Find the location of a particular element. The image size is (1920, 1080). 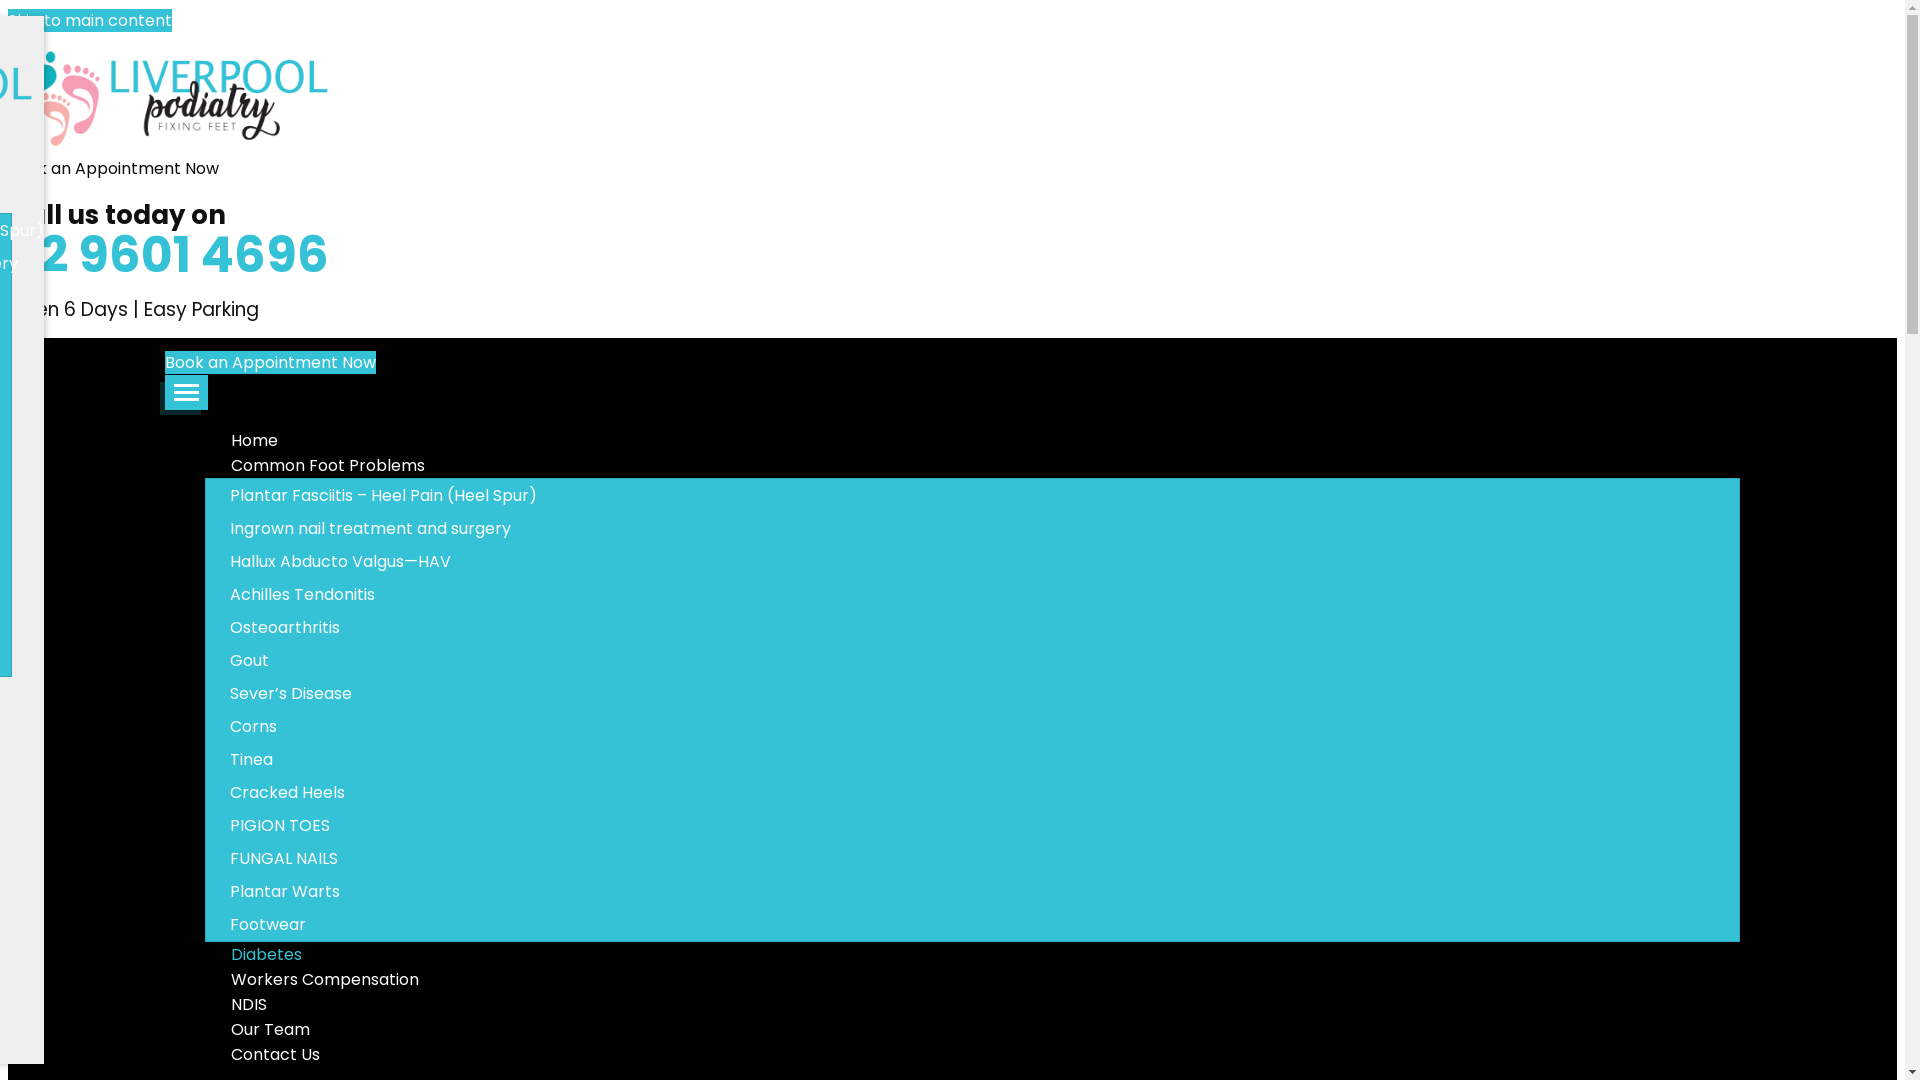

'Contact Us' is located at coordinates (273, 1053).